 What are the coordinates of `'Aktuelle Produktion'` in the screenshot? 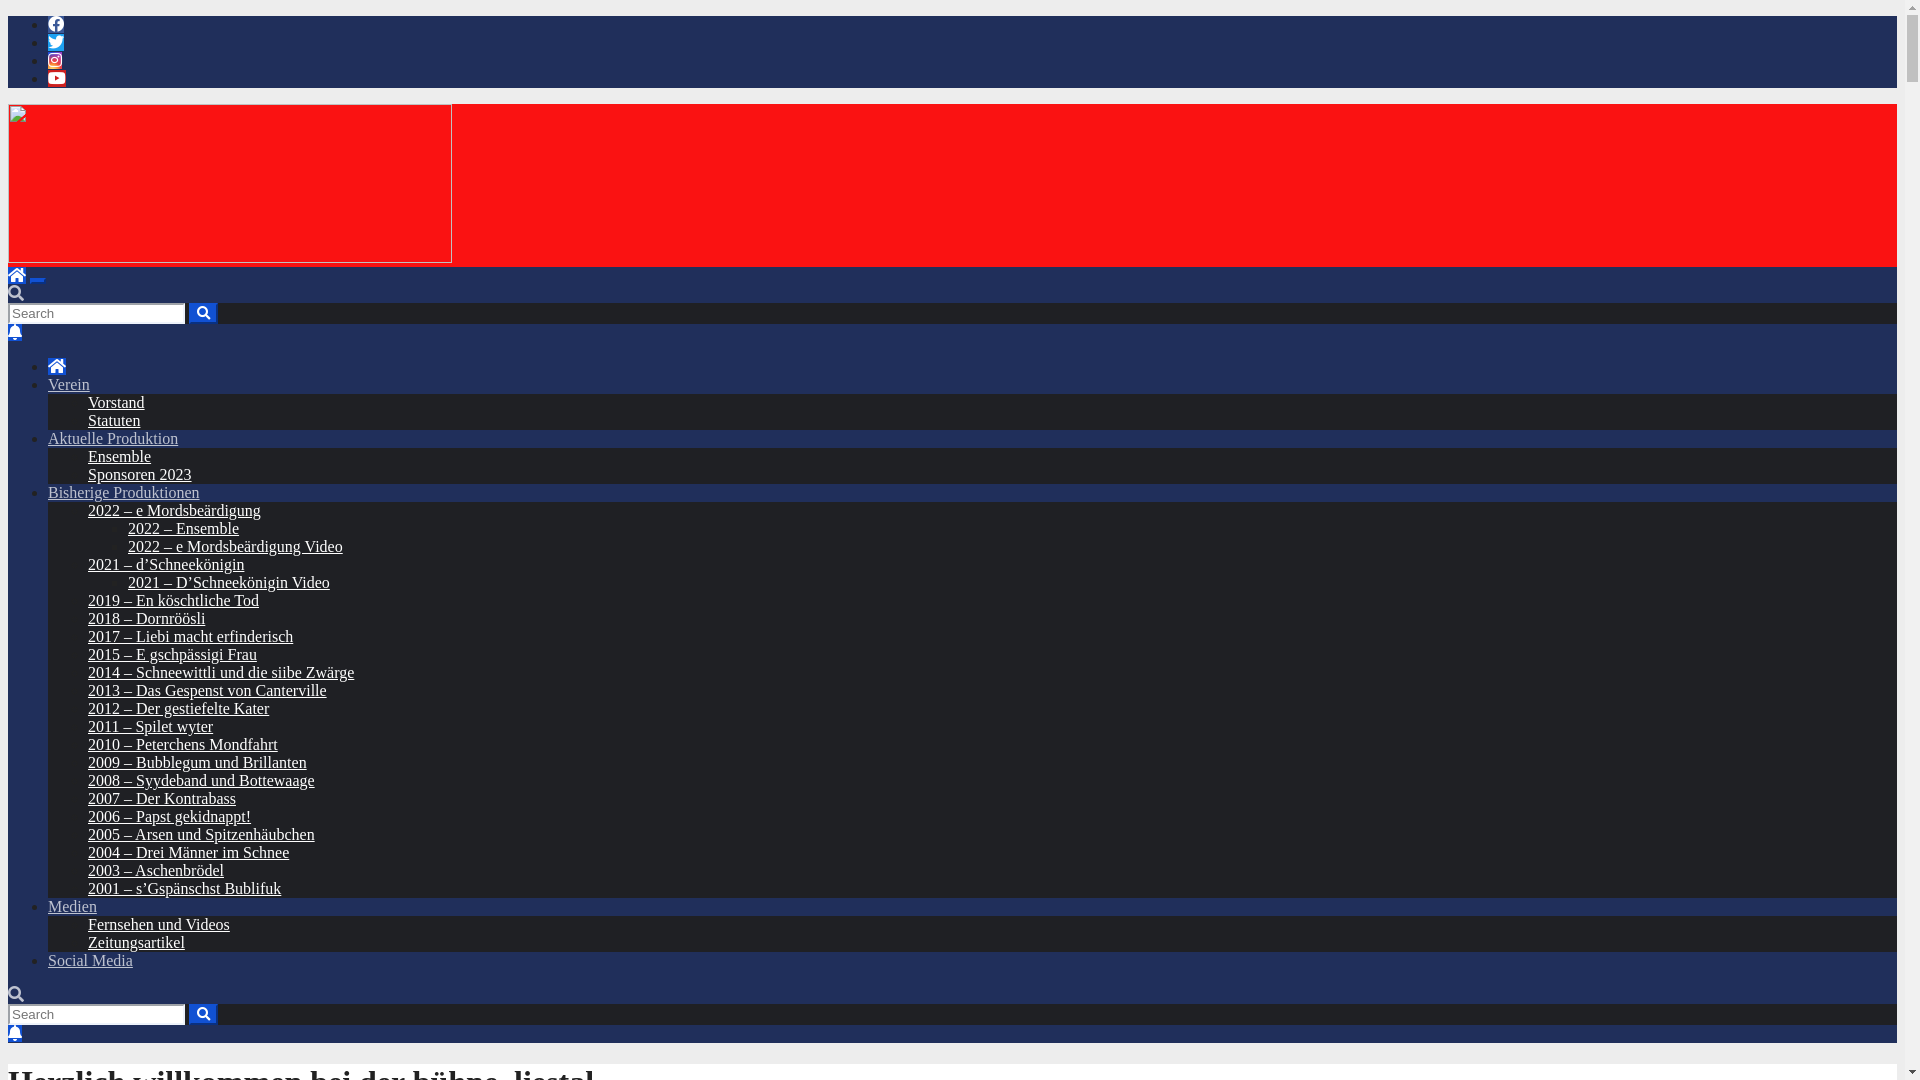 It's located at (112, 437).